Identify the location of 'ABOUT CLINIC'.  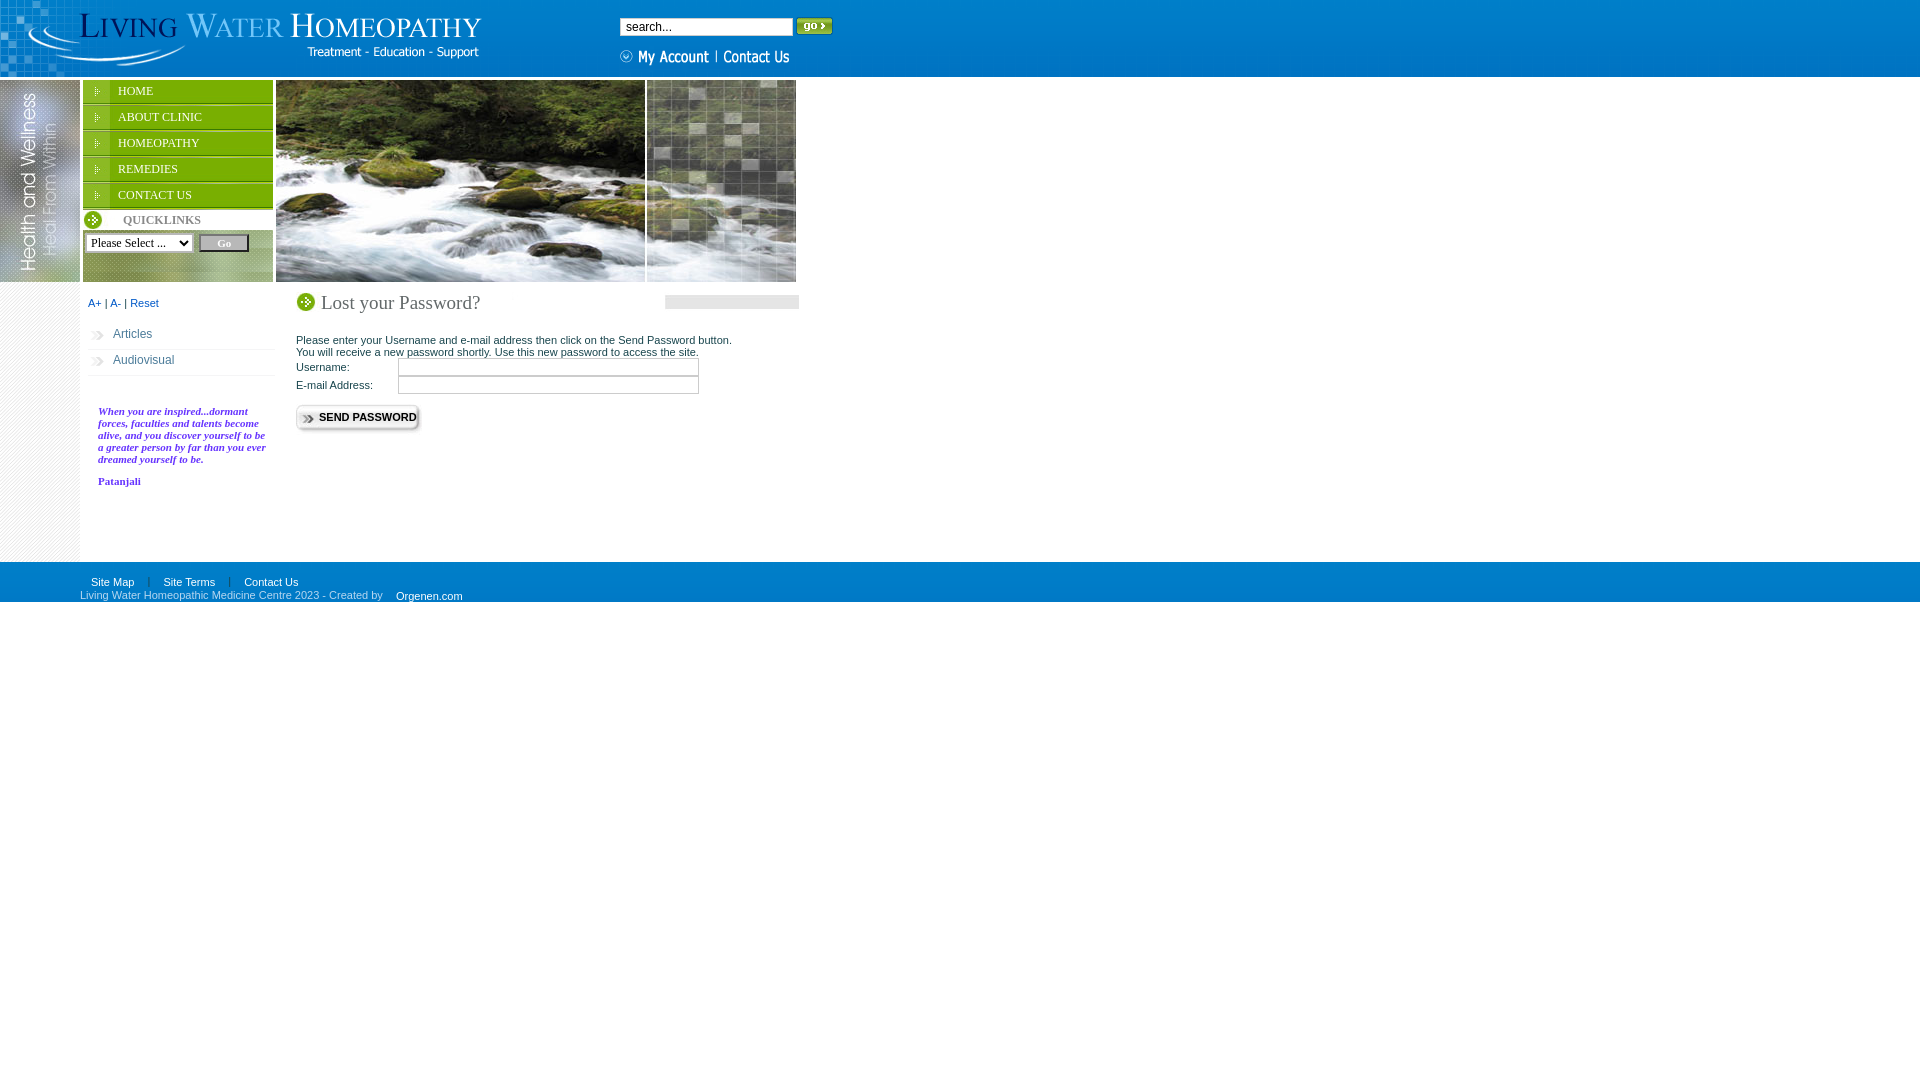
(81, 119).